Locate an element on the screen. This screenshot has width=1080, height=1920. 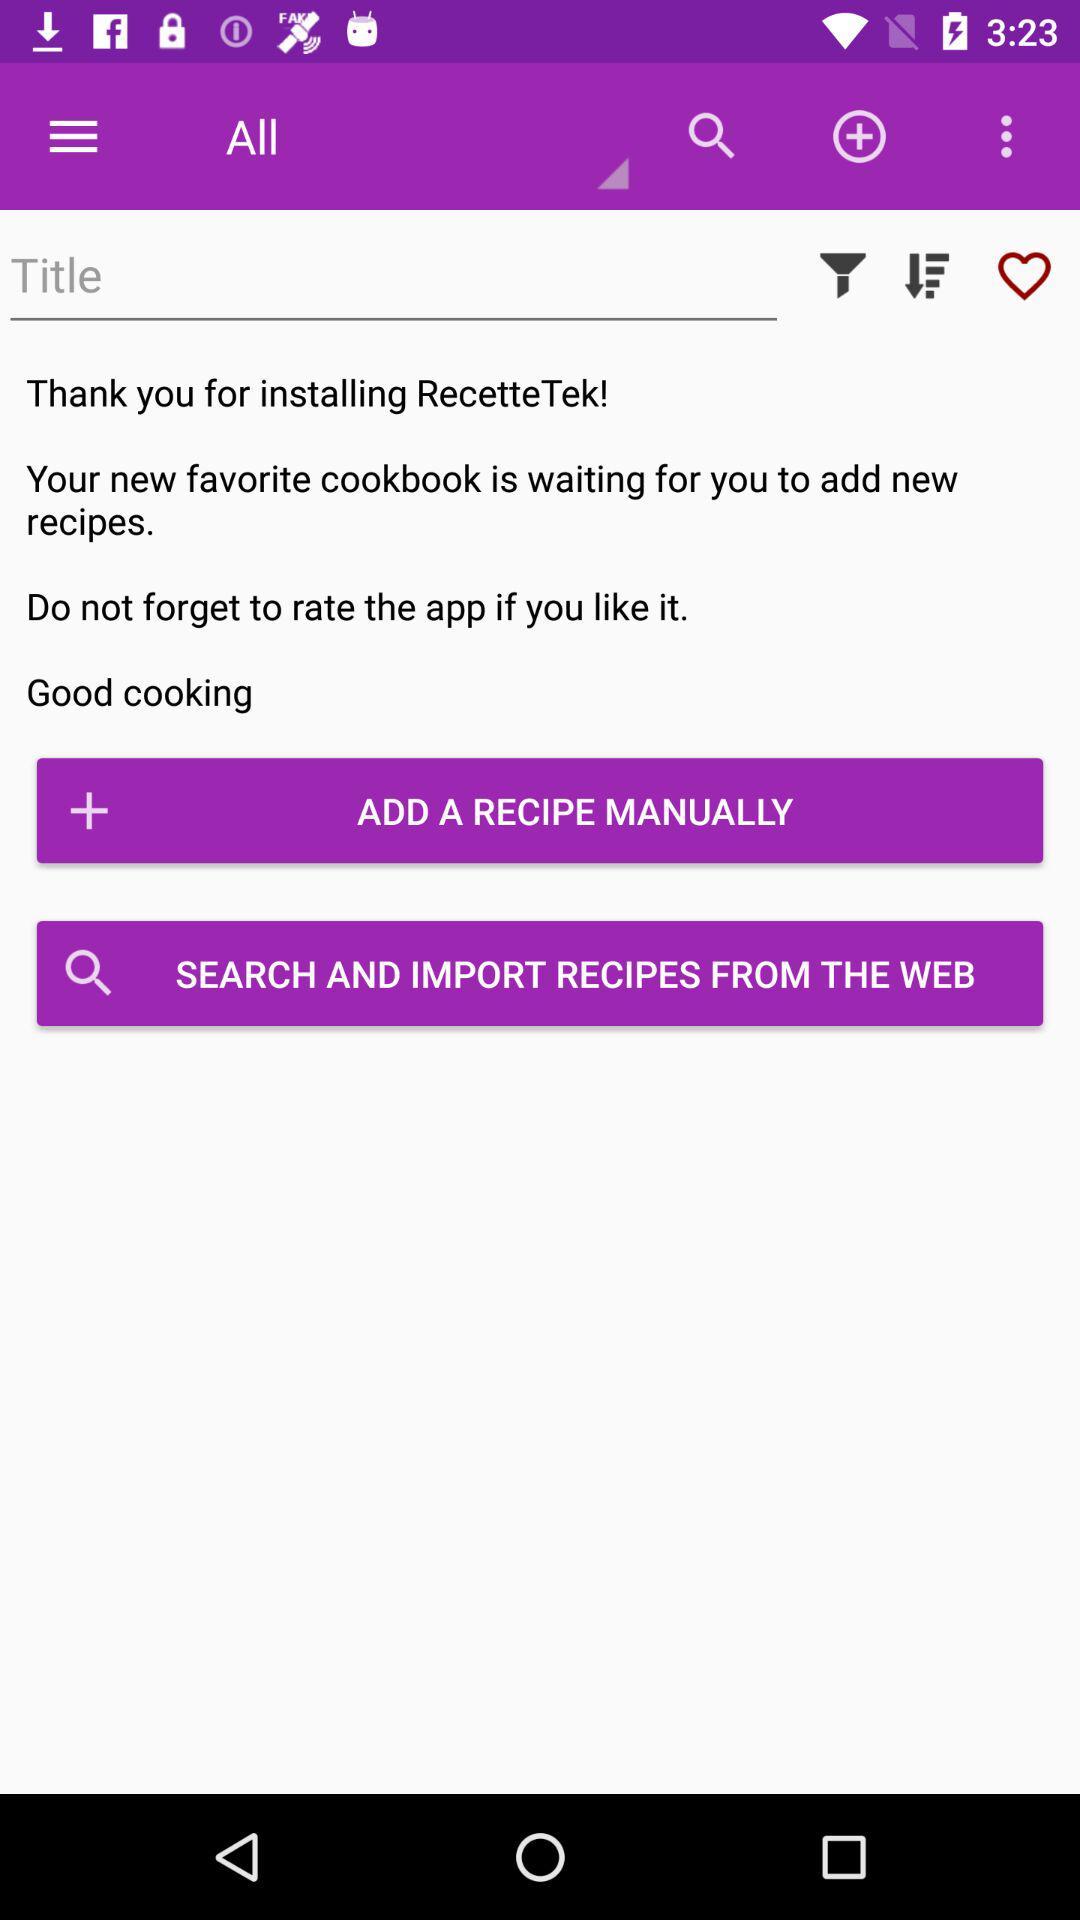
the filter_list icon is located at coordinates (926, 274).